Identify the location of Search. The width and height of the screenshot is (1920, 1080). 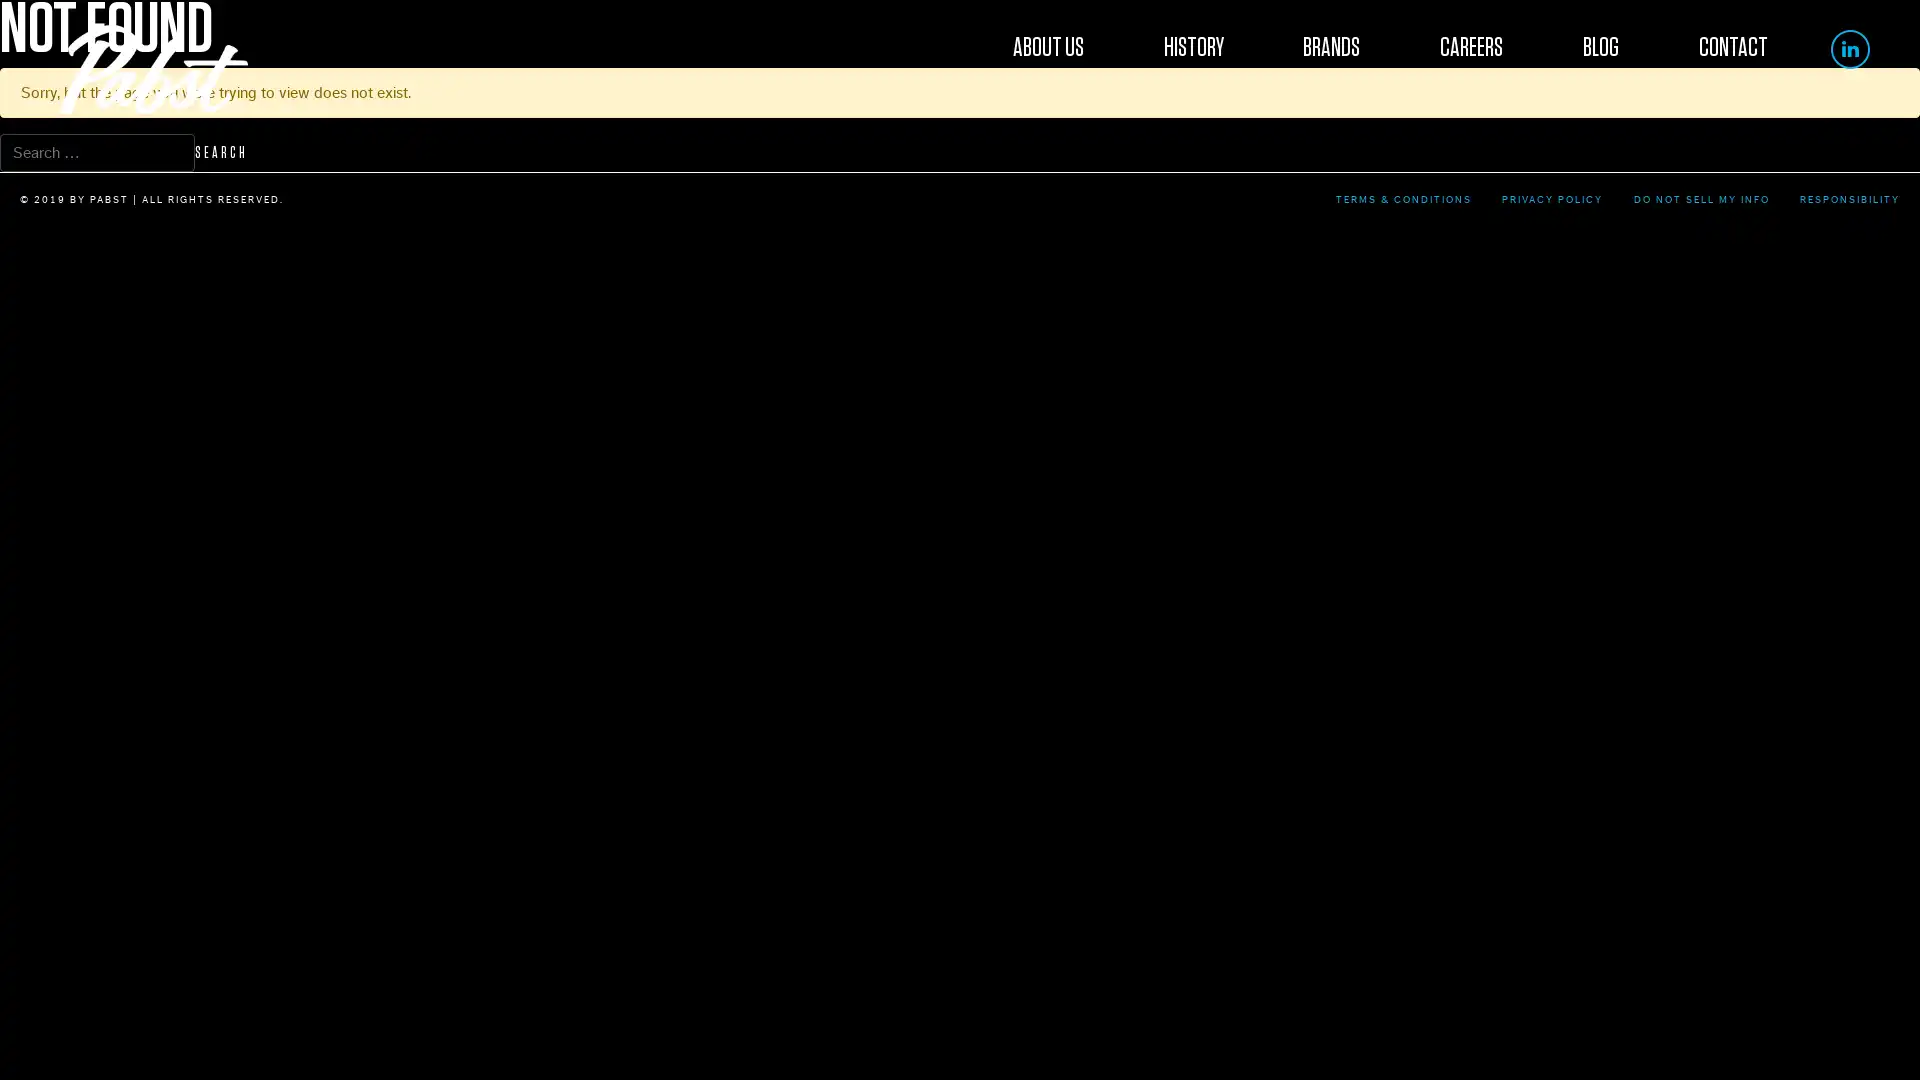
(221, 152).